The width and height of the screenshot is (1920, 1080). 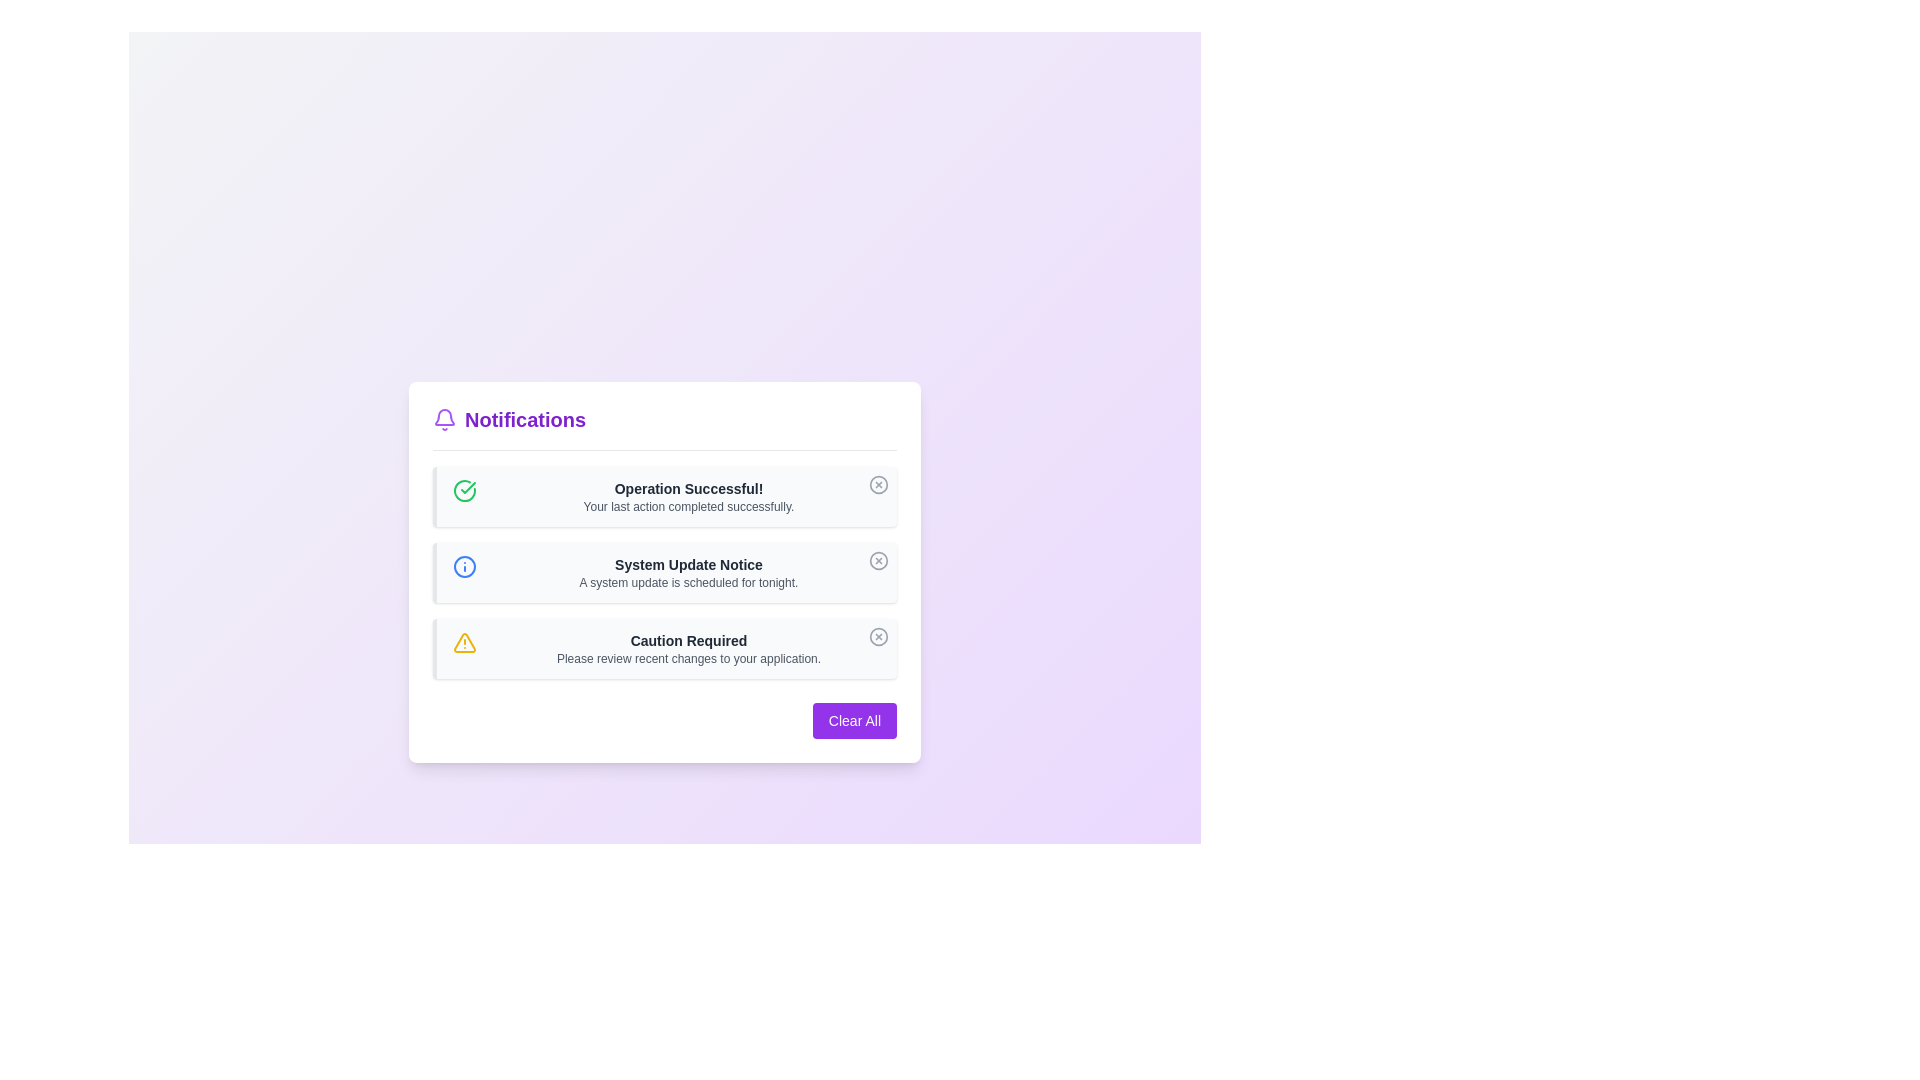 I want to click on notification text from the Notification card, which is the third item in the vertically arranged notification list and located below the 'System Update Notice', so click(x=665, y=648).